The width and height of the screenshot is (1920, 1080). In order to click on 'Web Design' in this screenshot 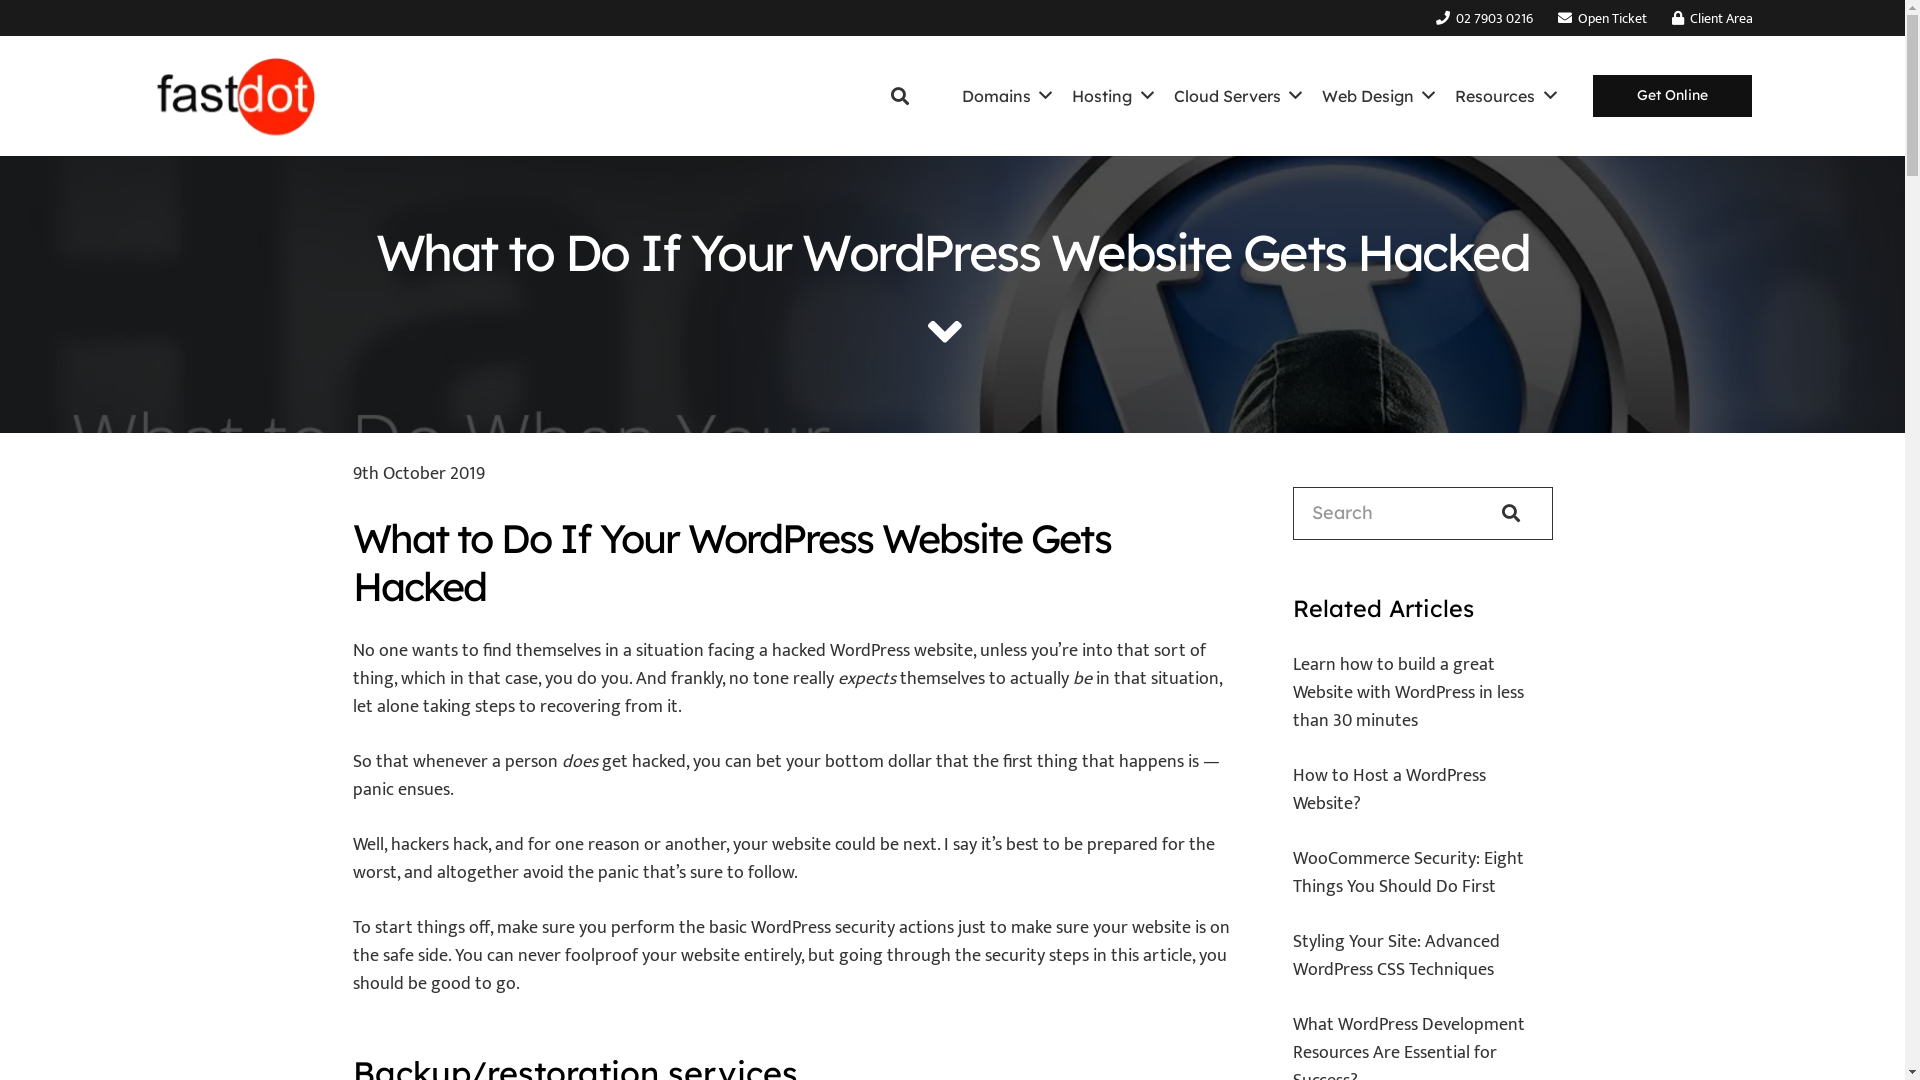, I will do `click(1311, 96)`.